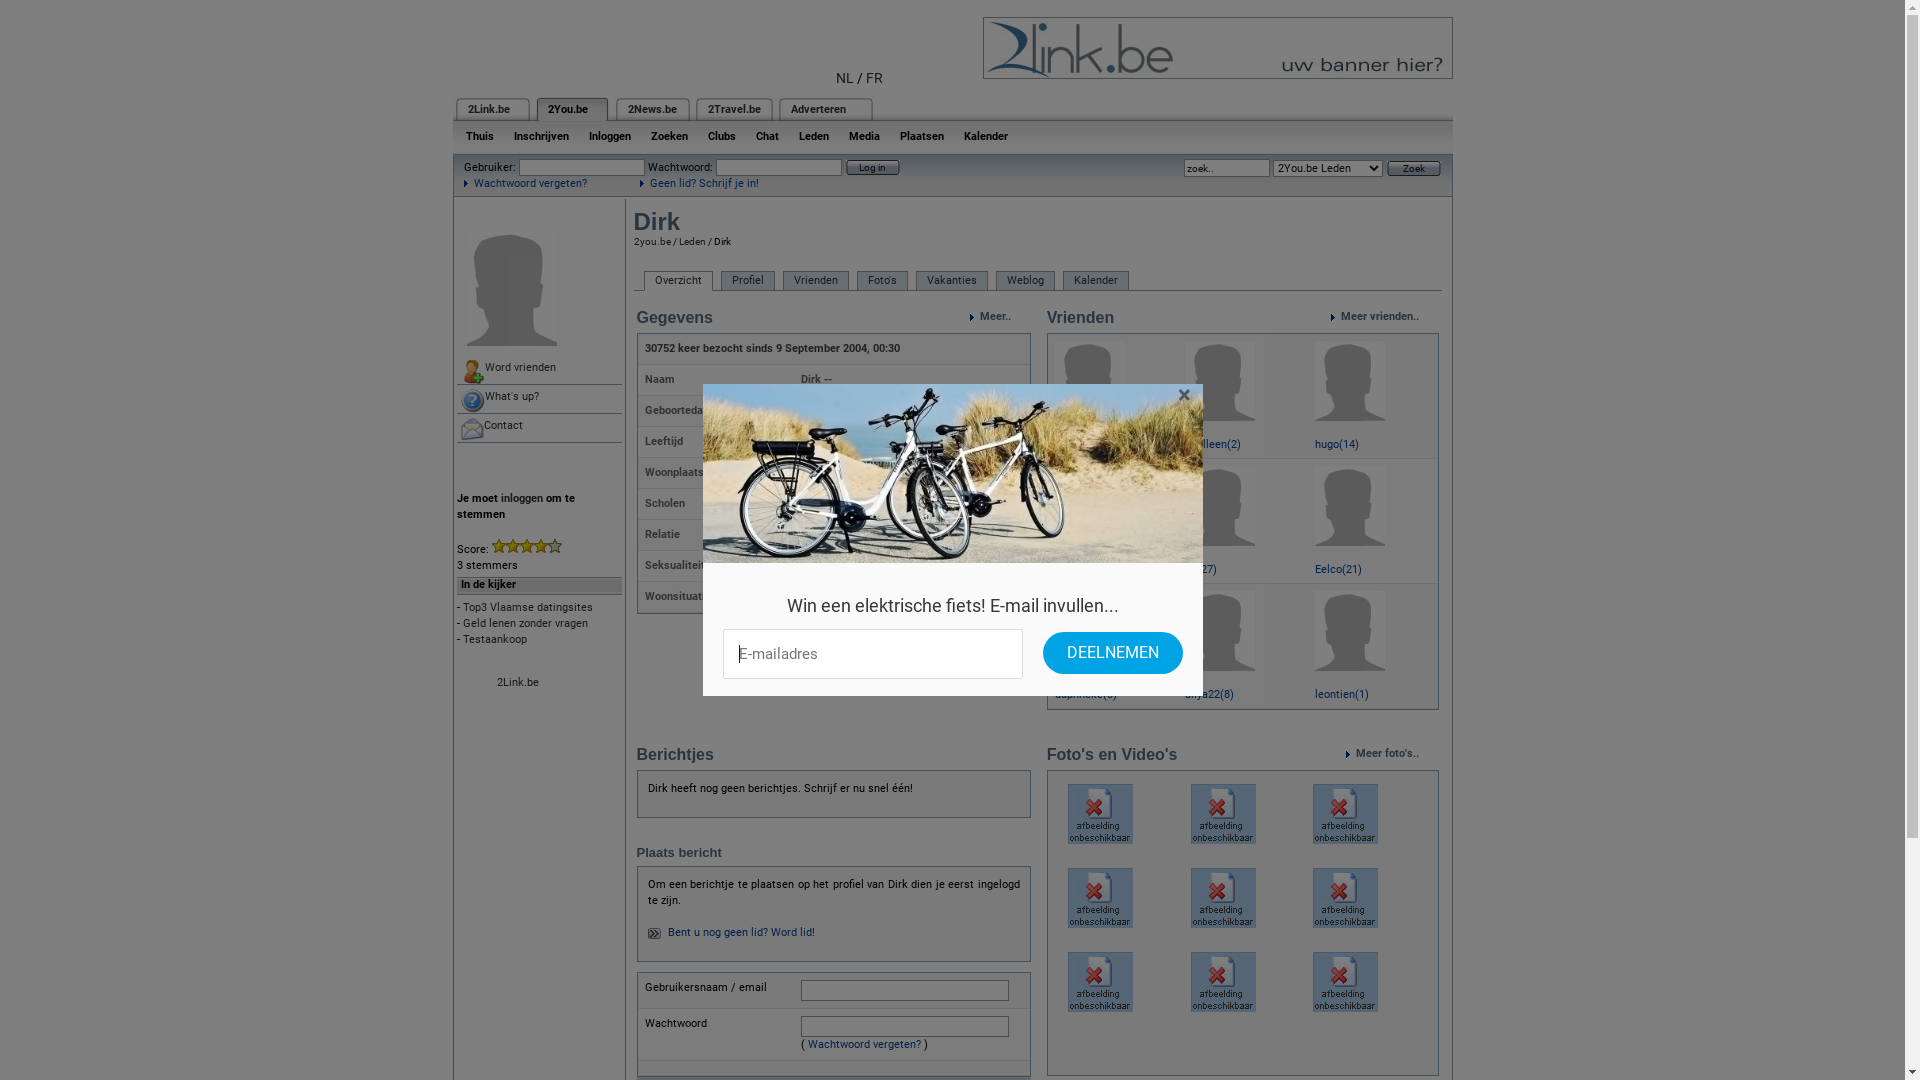  I want to click on 'Overzicht', so click(678, 281).